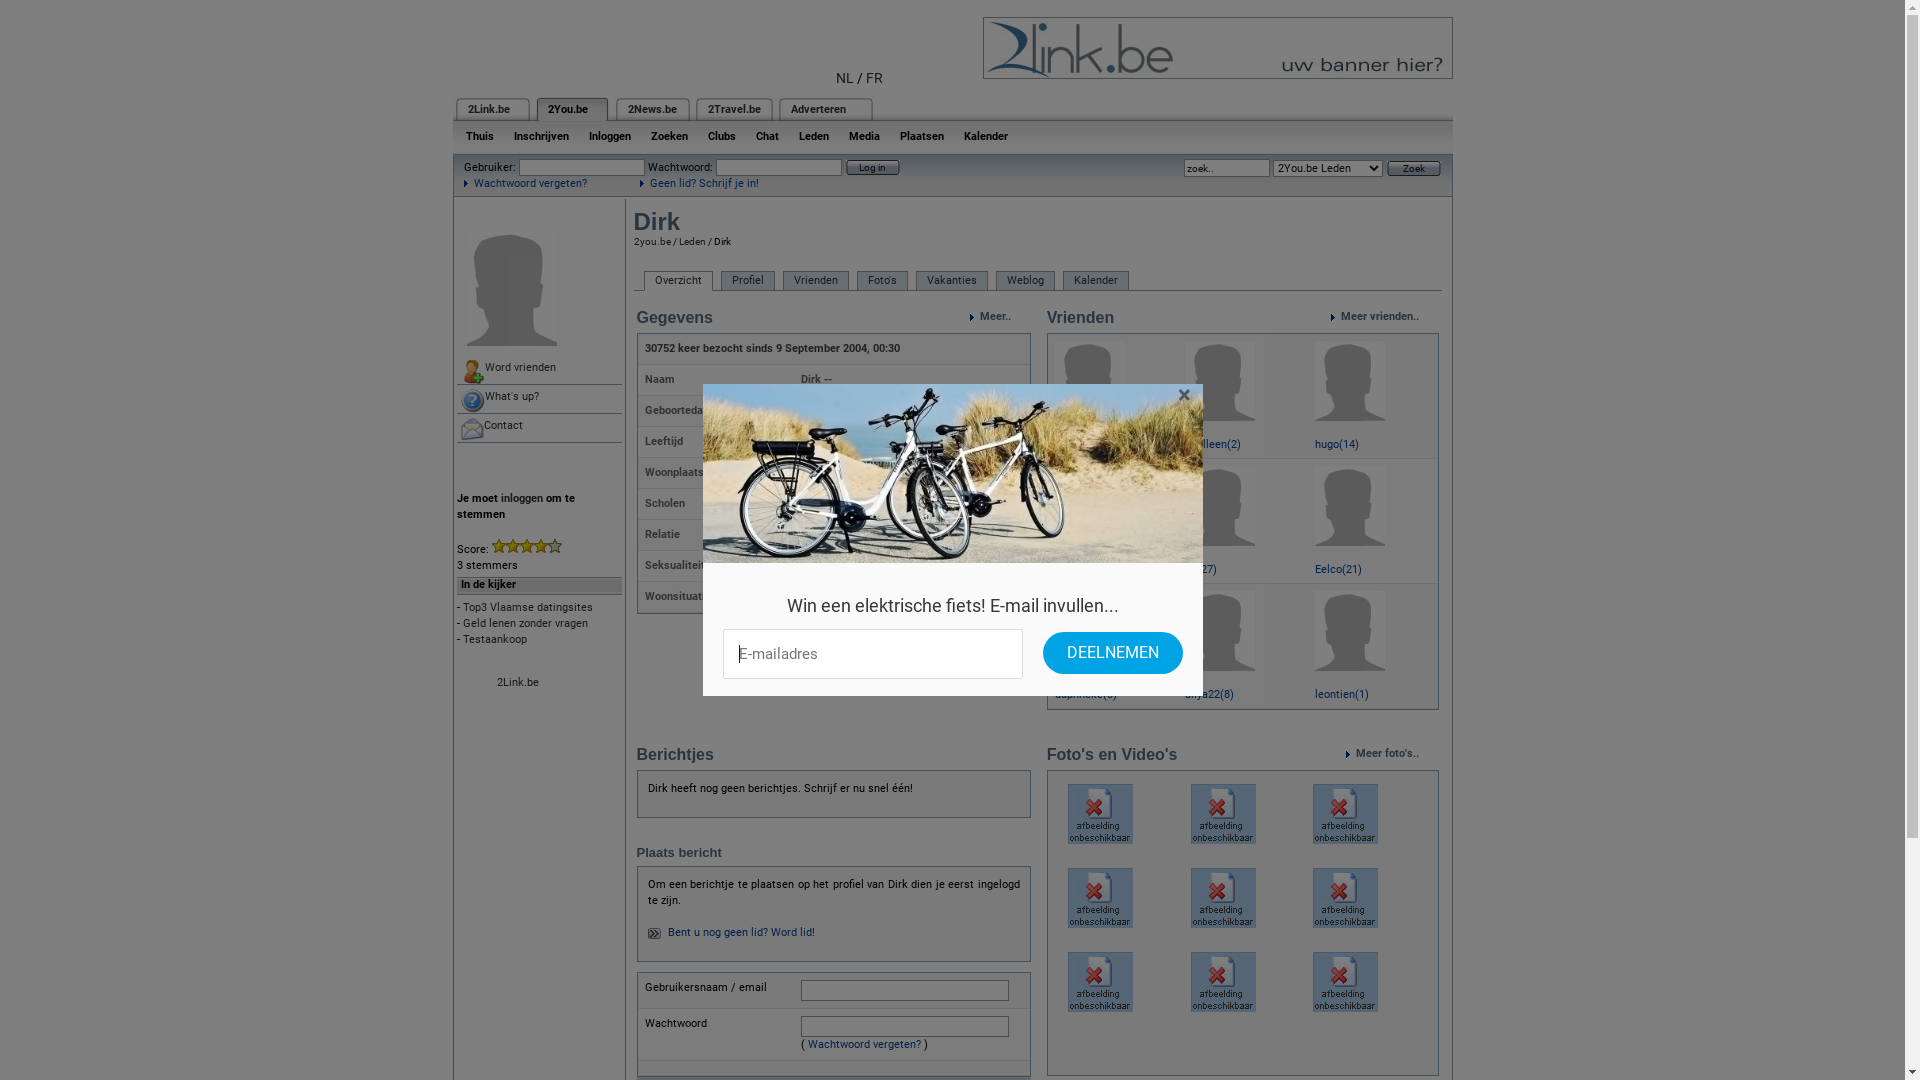  I want to click on 'Overzicht', so click(678, 281).